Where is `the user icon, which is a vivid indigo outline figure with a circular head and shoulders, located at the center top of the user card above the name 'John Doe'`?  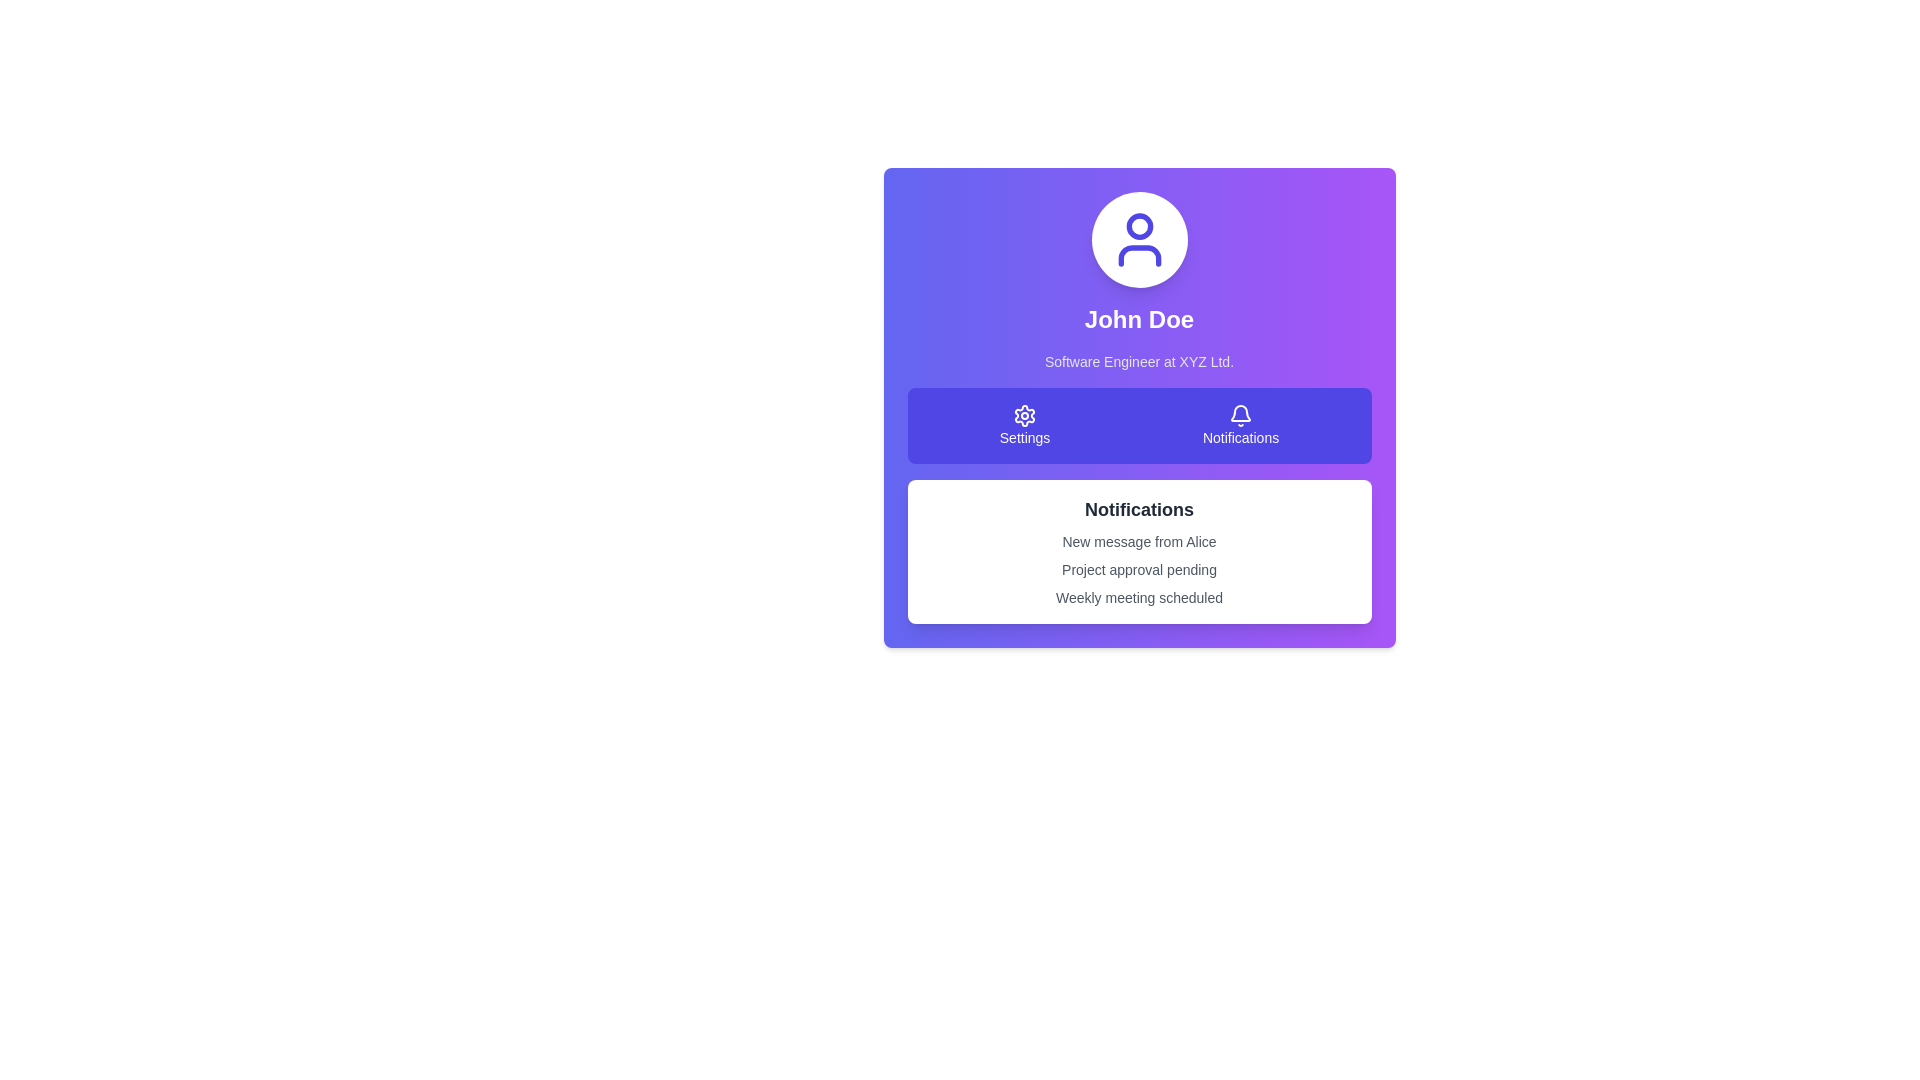 the user icon, which is a vivid indigo outline figure with a circular head and shoulders, located at the center top of the user card above the name 'John Doe' is located at coordinates (1139, 238).